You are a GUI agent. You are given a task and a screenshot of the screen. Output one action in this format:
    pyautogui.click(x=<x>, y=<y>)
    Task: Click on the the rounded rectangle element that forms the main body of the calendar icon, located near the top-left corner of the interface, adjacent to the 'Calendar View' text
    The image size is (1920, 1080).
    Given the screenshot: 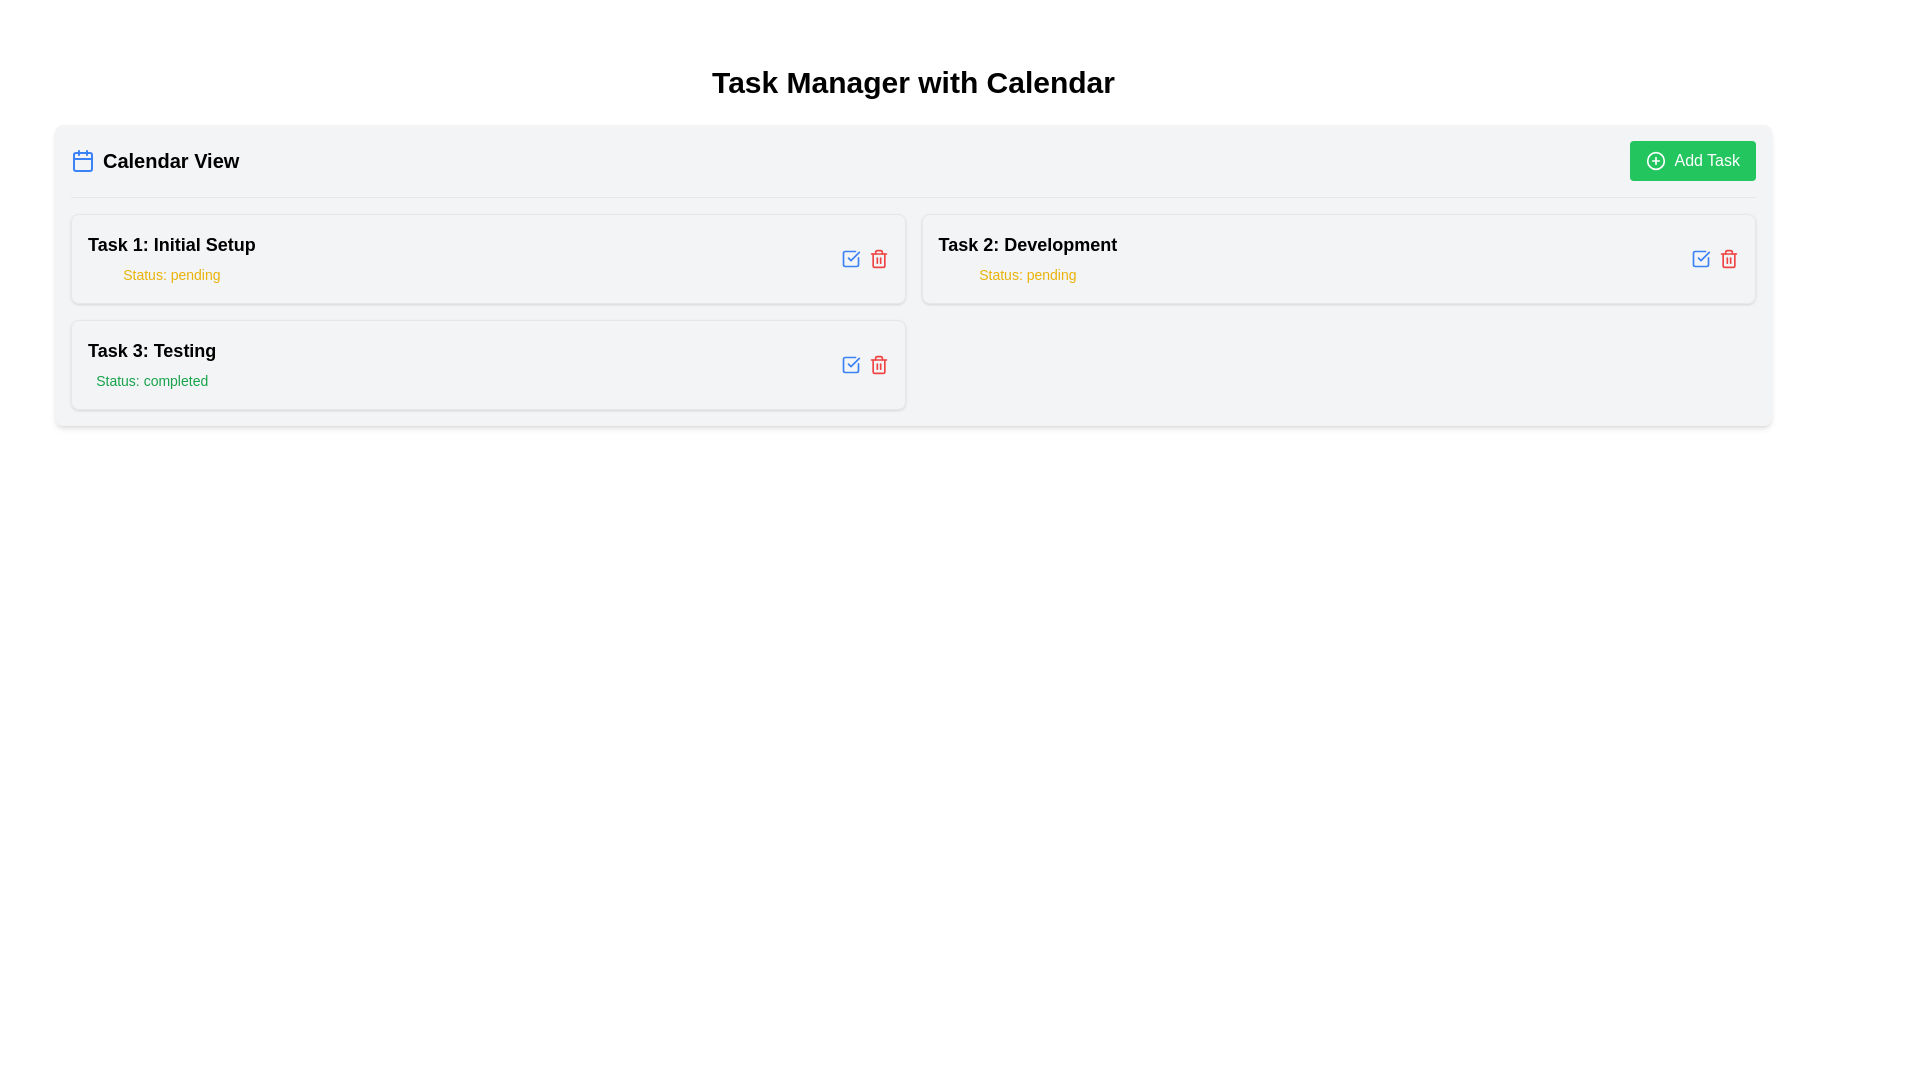 What is the action you would take?
    pyautogui.click(x=81, y=161)
    